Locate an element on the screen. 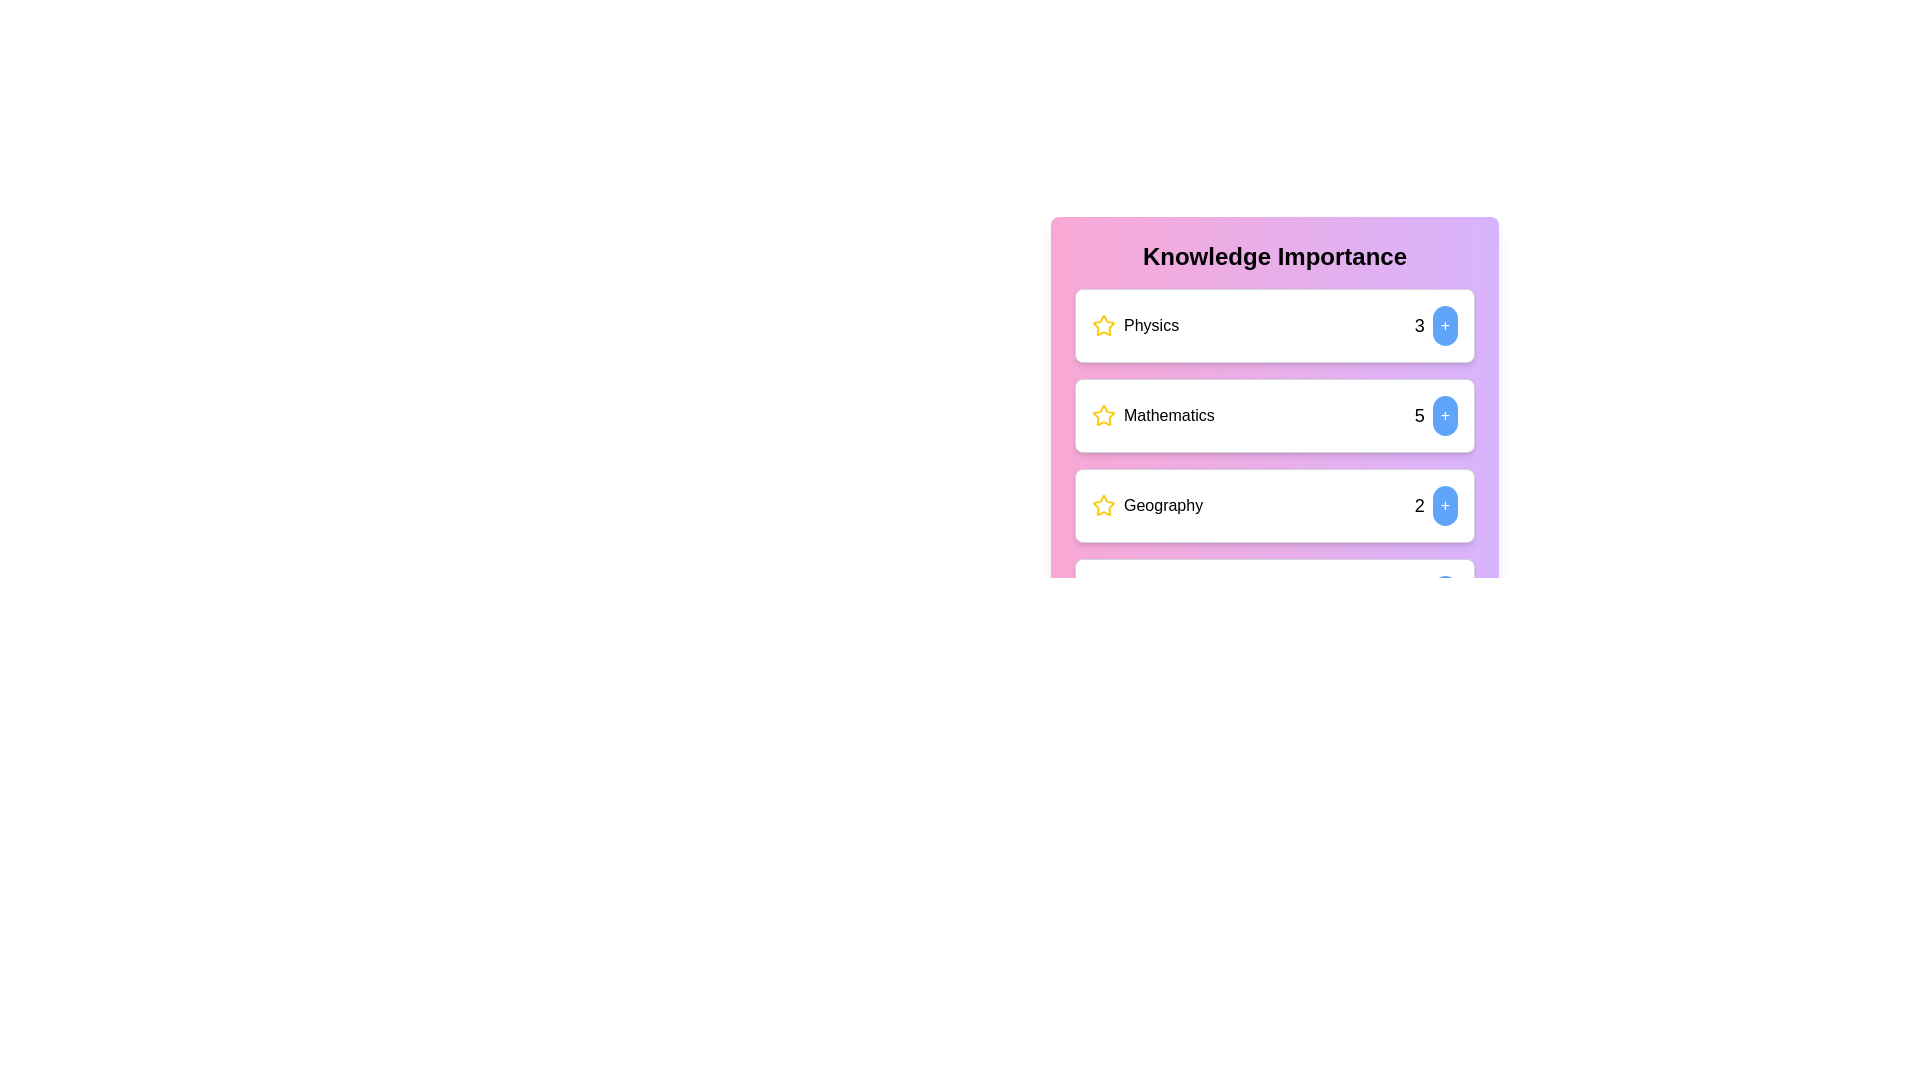 This screenshot has width=1920, height=1080. '+' button for the Mathematics knowledge area is located at coordinates (1445, 415).